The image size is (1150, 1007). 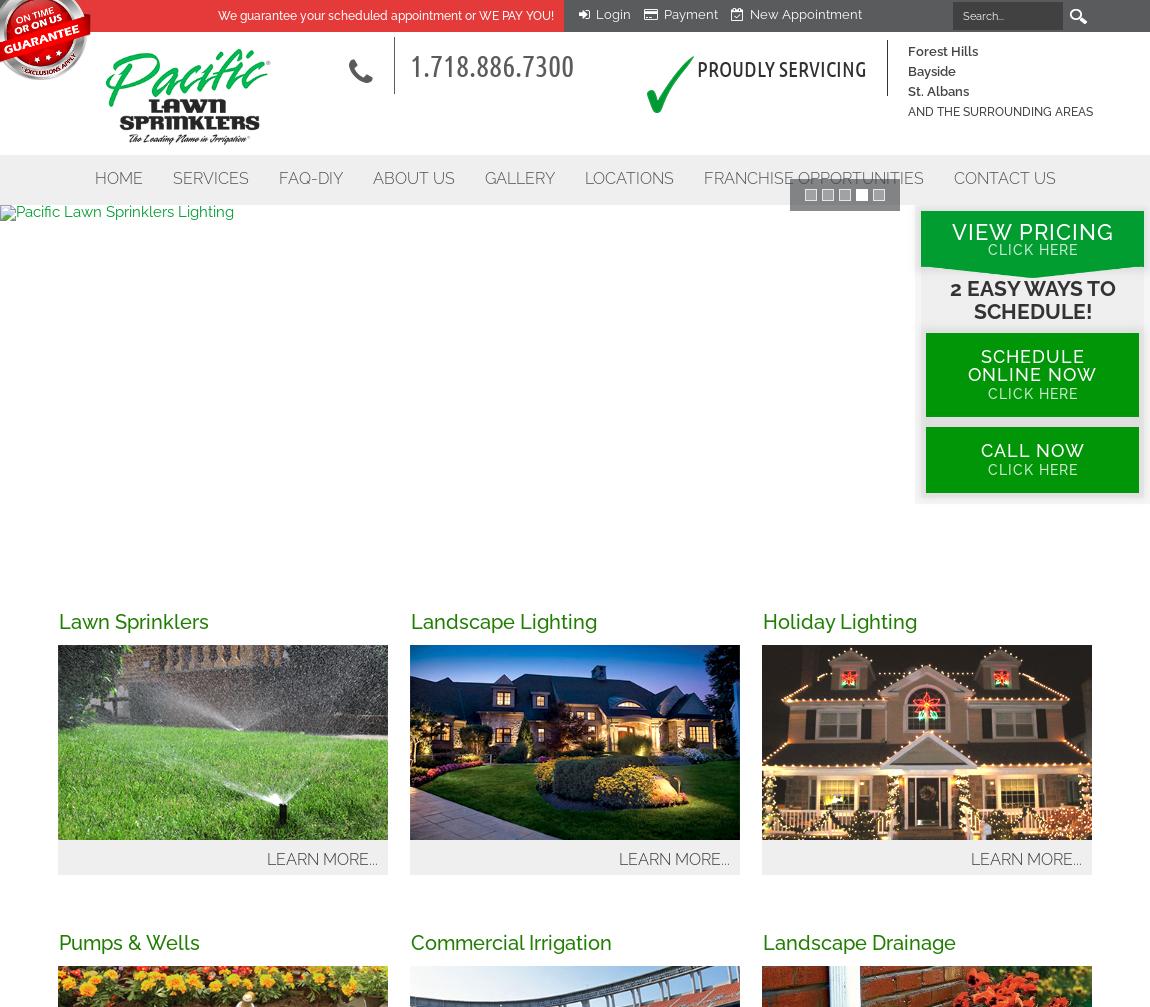 What do you see at coordinates (951, 232) in the screenshot?
I see `'View Pricing'` at bounding box center [951, 232].